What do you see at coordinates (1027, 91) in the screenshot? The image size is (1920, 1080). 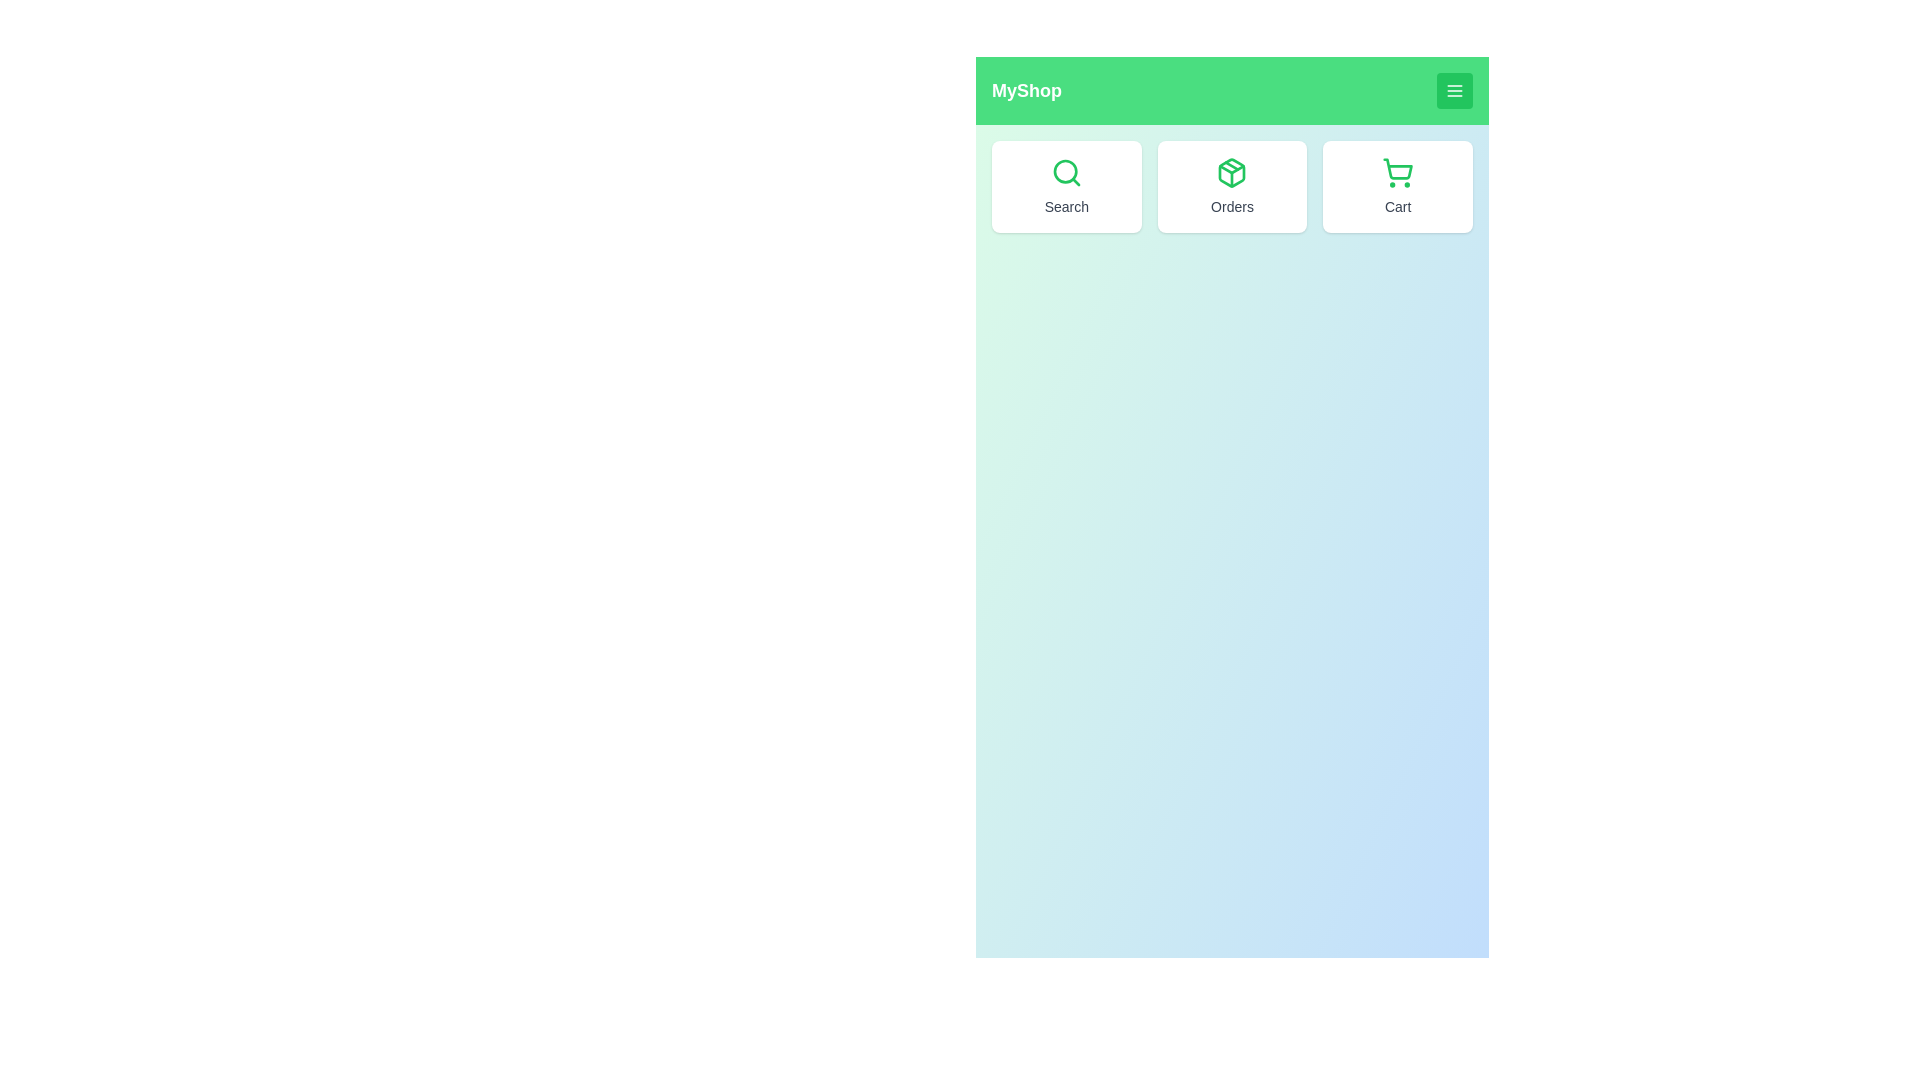 I see `the header title 'MyShop' to highlight it` at bounding box center [1027, 91].